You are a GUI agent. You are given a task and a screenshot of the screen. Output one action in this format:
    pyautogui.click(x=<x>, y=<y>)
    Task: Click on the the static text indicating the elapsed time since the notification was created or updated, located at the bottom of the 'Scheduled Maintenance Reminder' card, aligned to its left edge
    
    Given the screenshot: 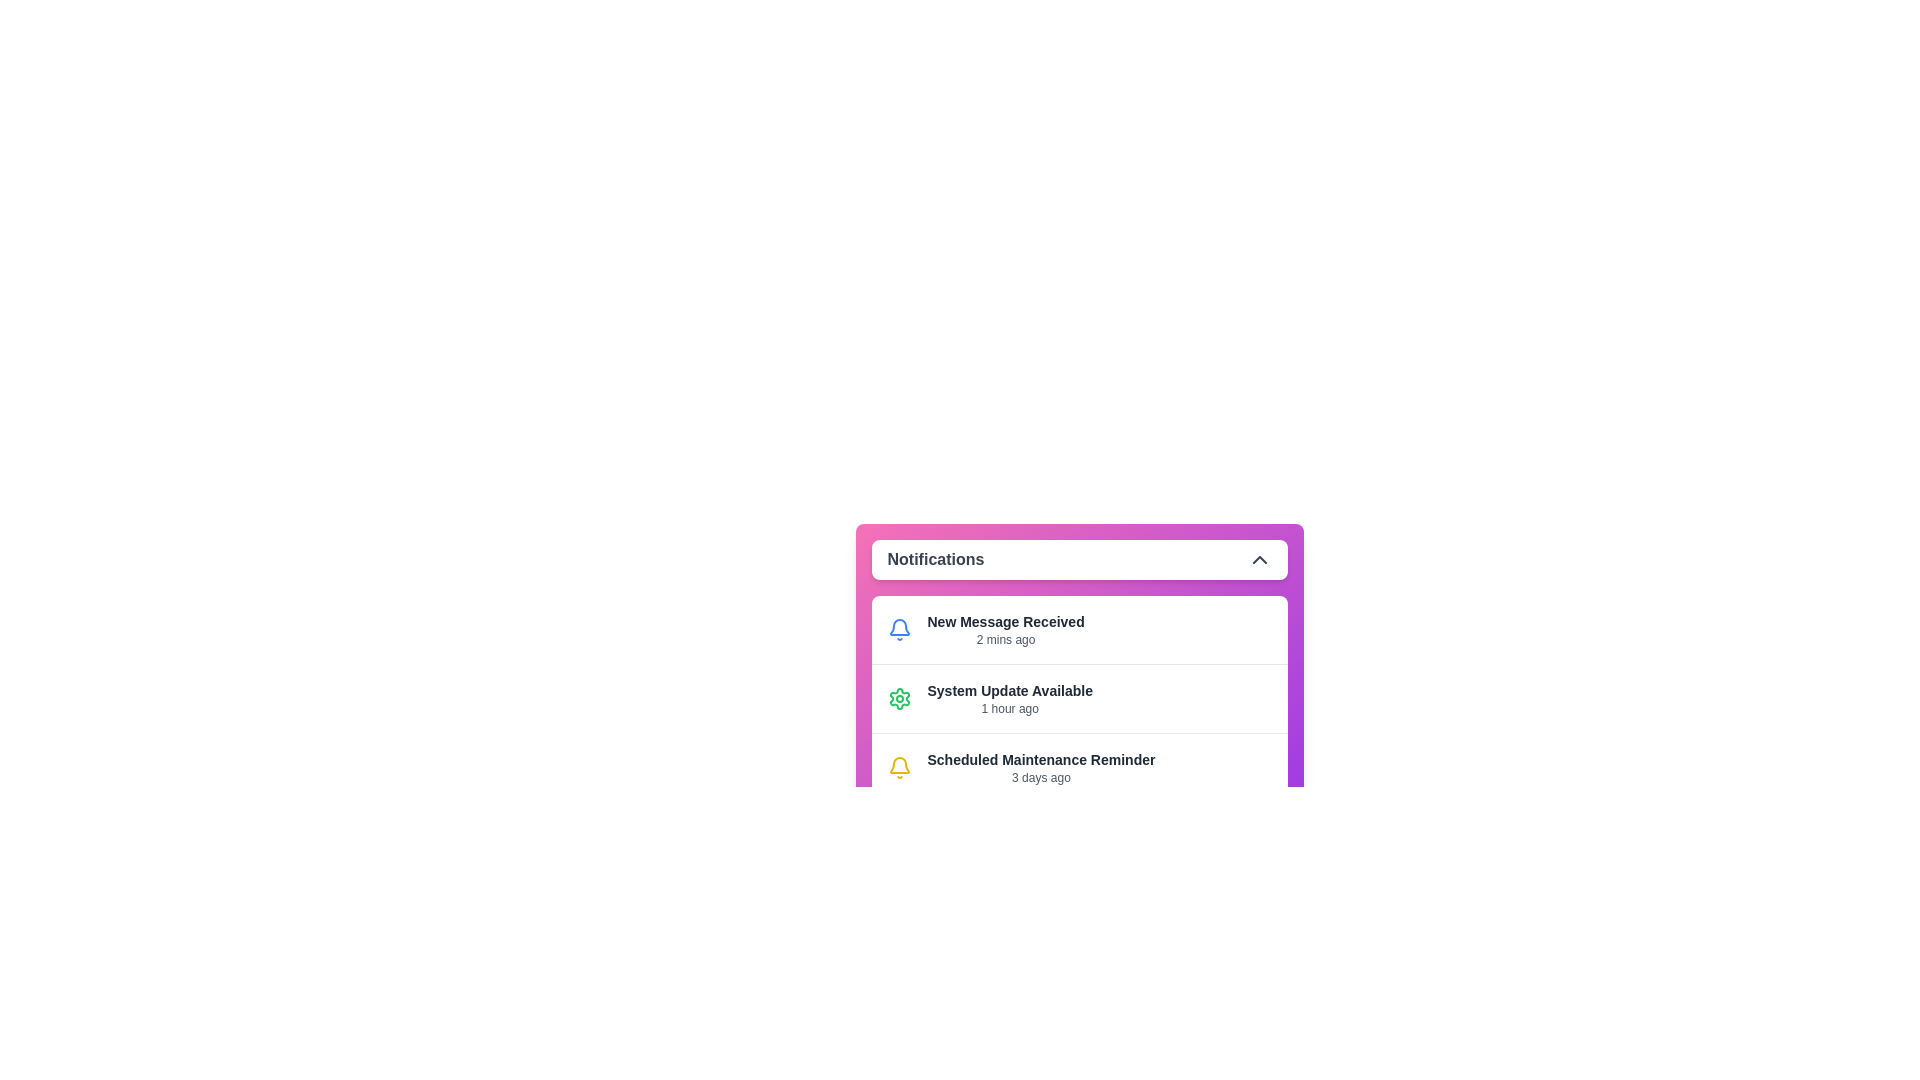 What is the action you would take?
    pyautogui.click(x=1040, y=777)
    